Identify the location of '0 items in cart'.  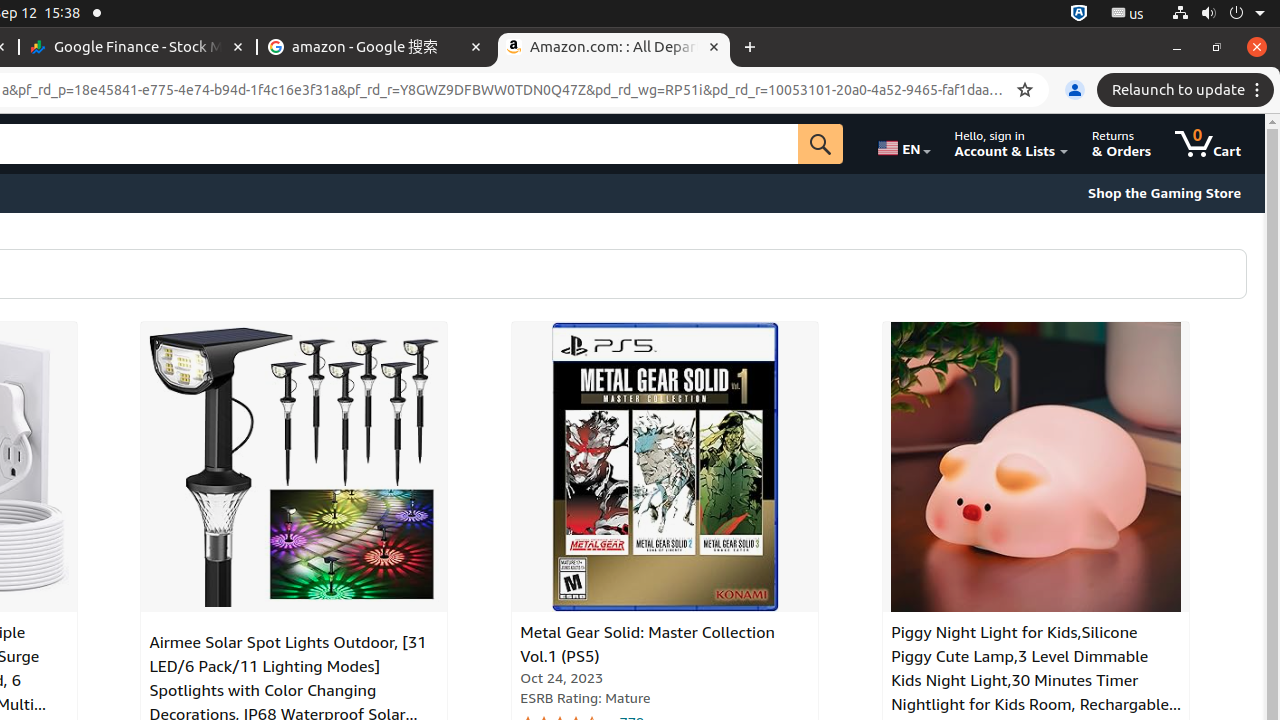
(1206, 143).